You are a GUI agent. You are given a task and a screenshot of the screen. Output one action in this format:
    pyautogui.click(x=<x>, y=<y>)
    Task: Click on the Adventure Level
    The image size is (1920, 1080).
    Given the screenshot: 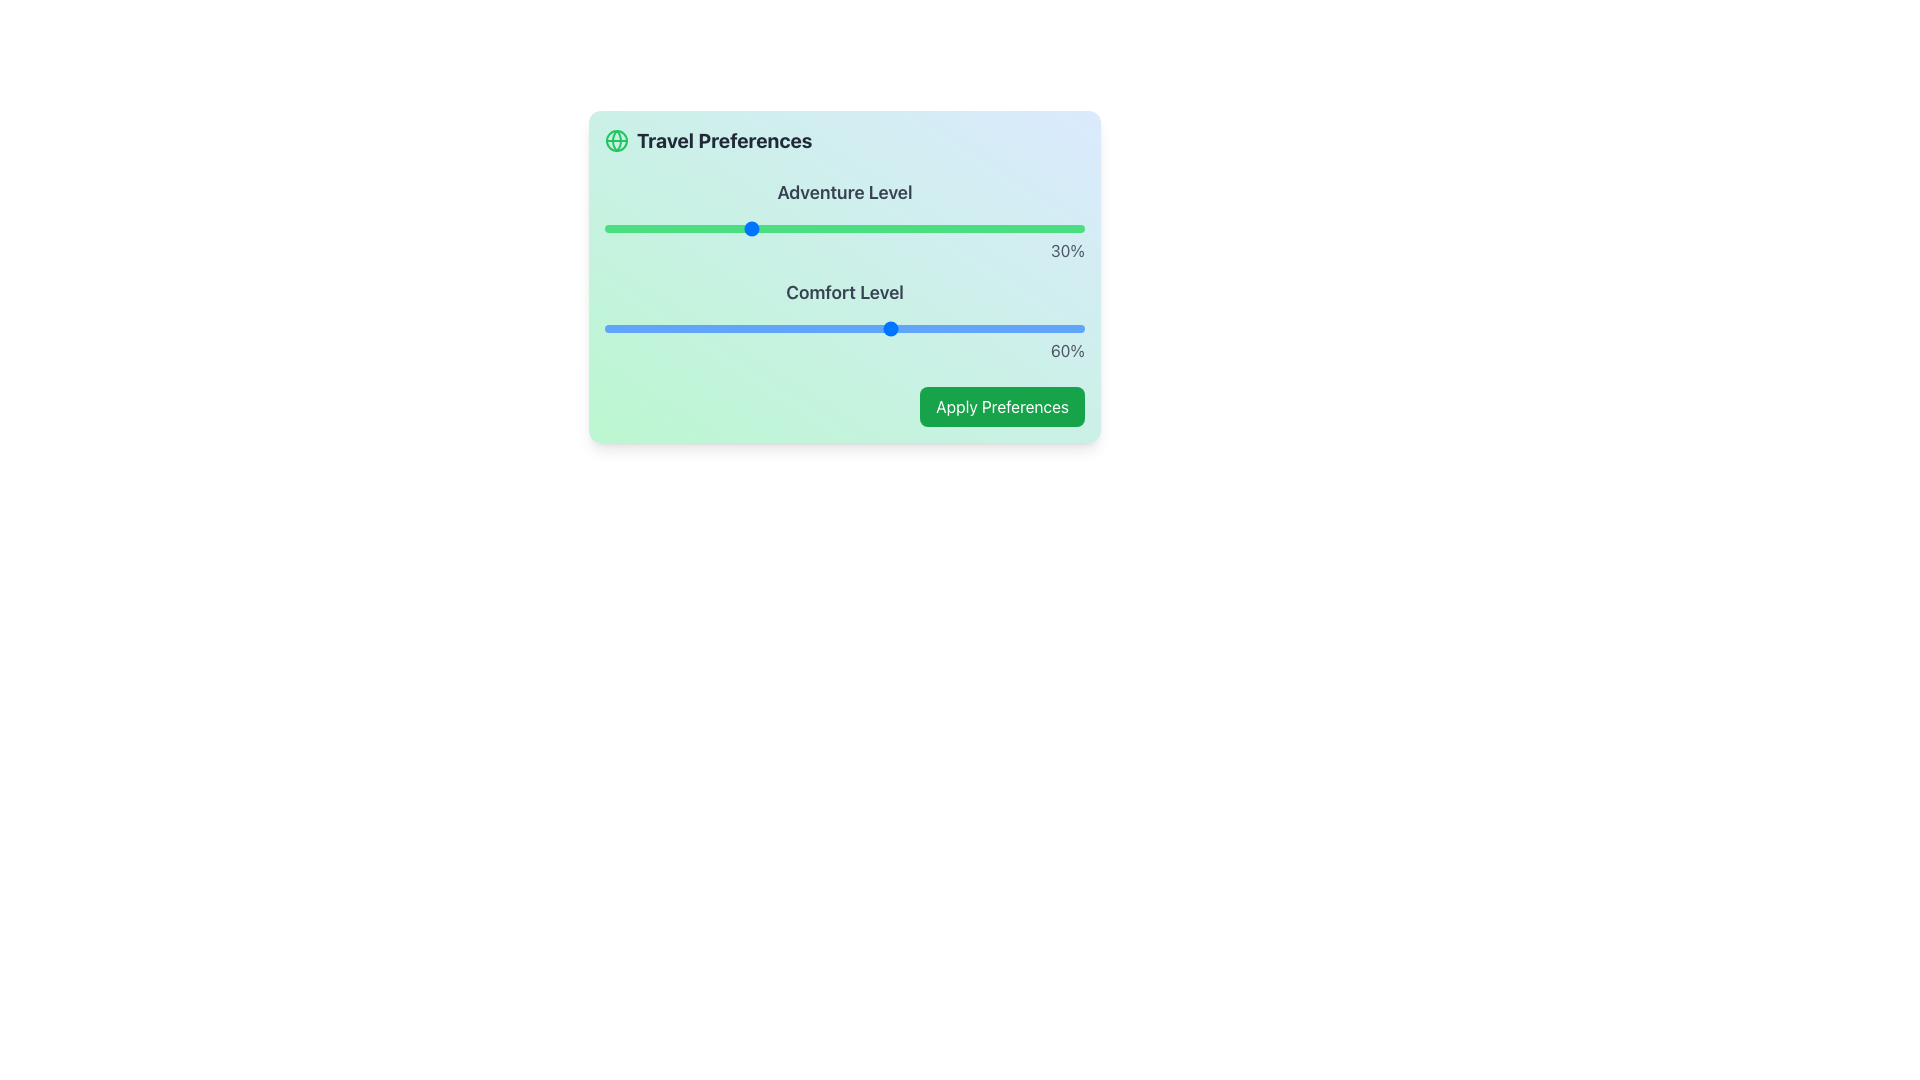 What is the action you would take?
    pyautogui.click(x=728, y=227)
    